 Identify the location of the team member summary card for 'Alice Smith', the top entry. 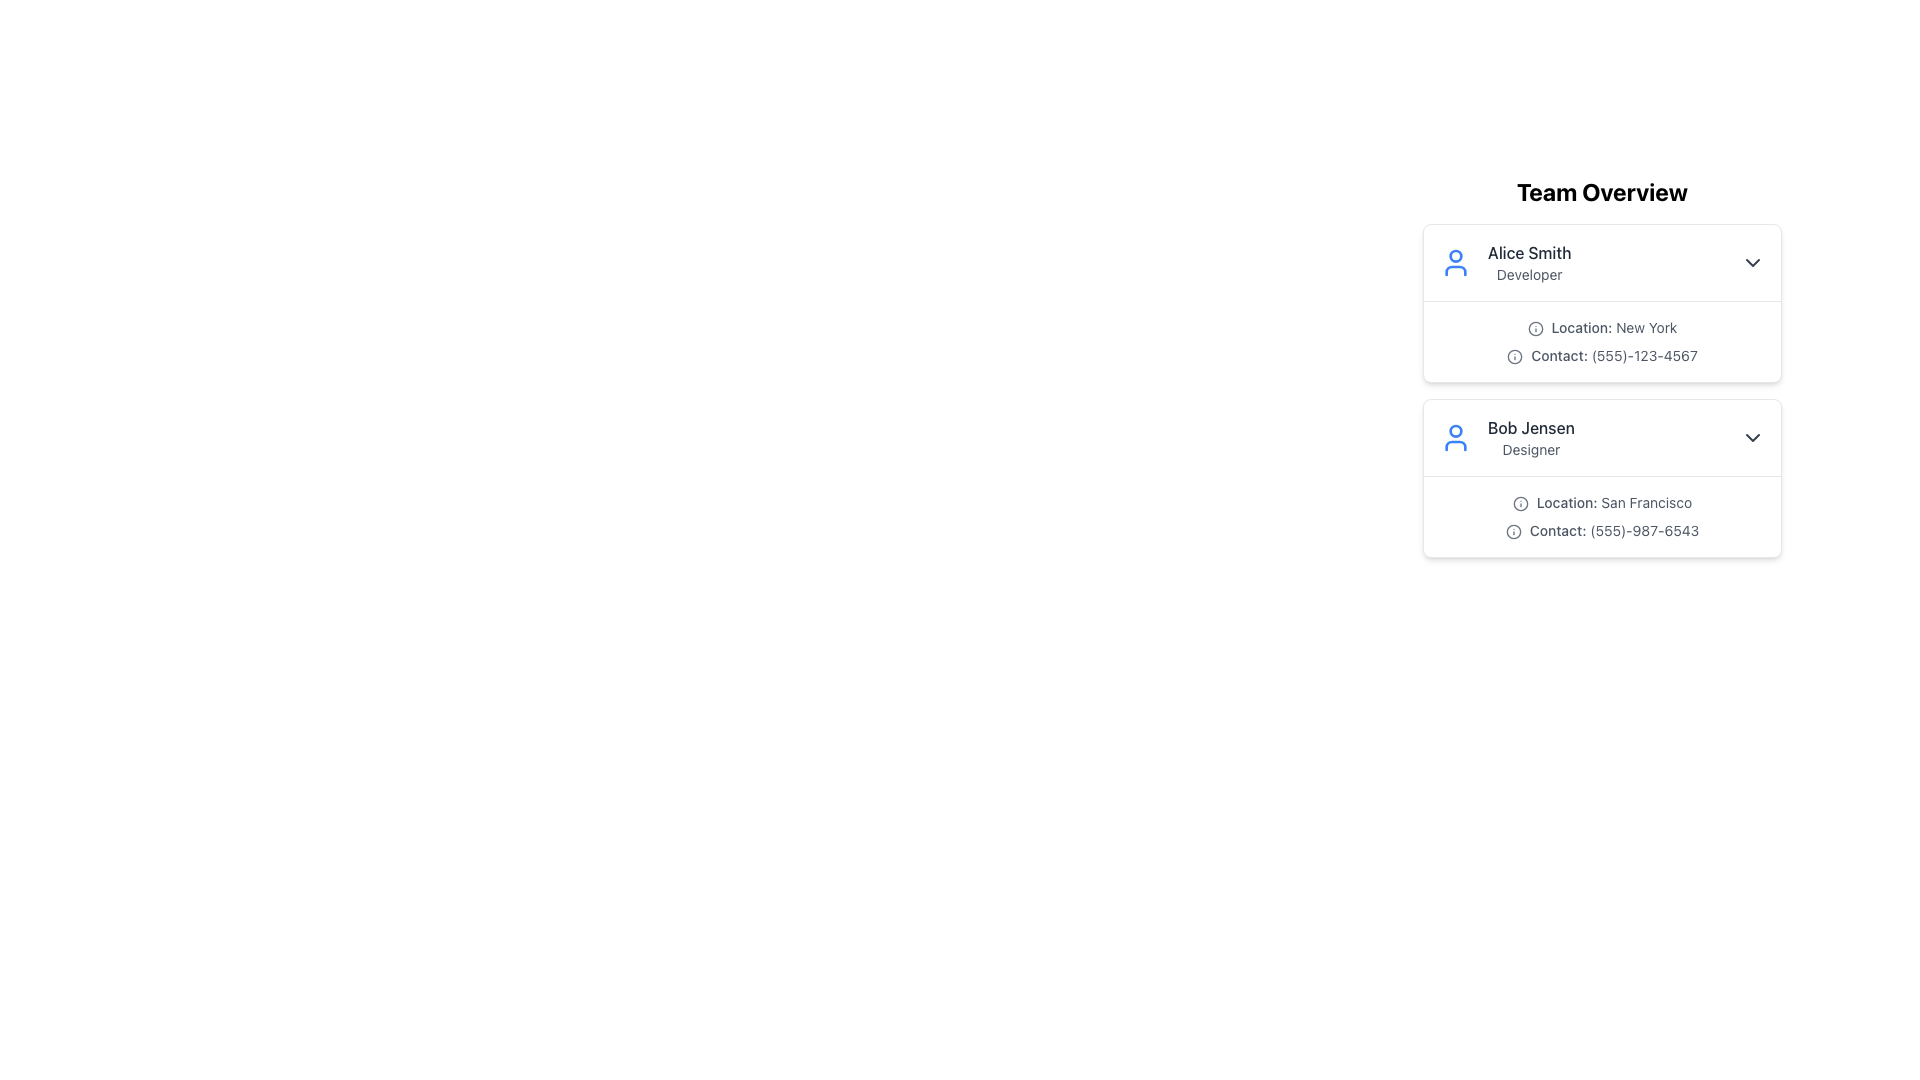
(1505, 261).